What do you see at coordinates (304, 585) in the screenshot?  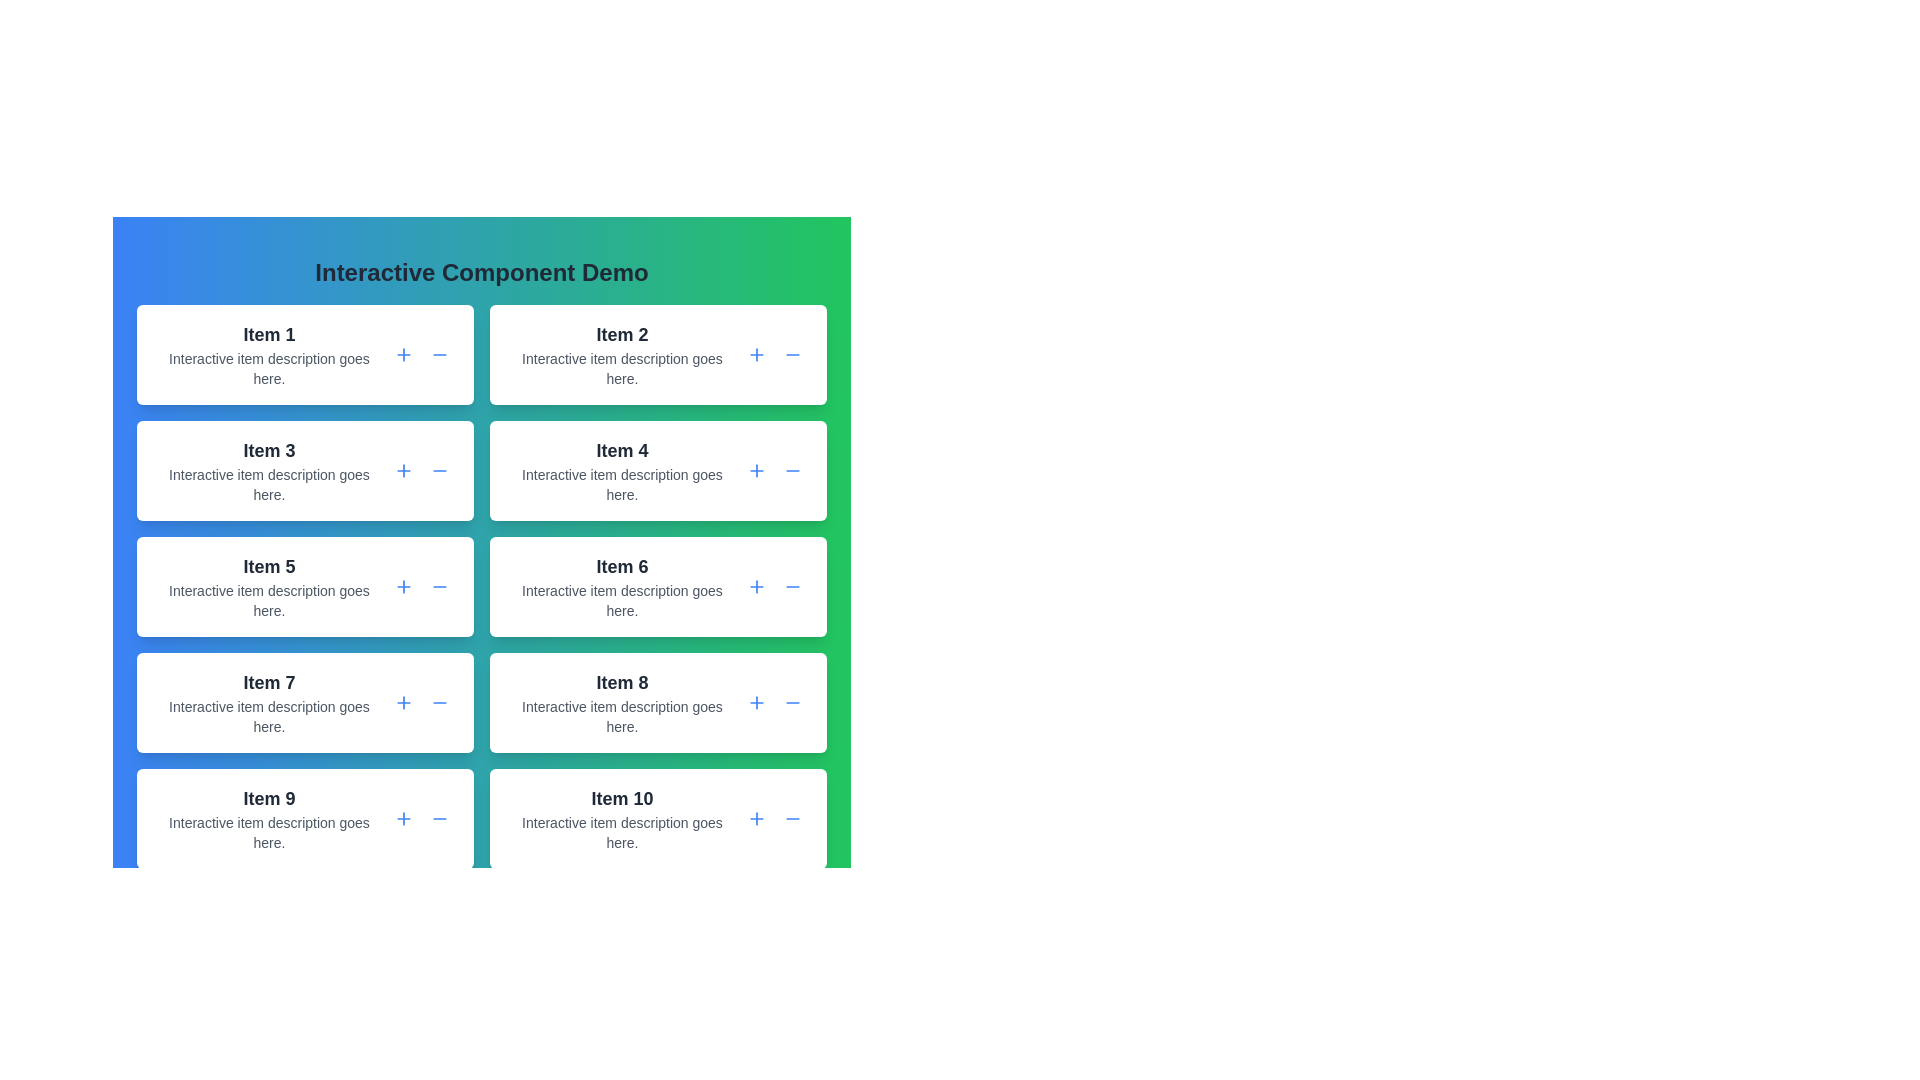 I see `the minus button on the Card element displaying 'Item 5', which is located in the third row and first column of the grid layout, to decrement the value` at bounding box center [304, 585].